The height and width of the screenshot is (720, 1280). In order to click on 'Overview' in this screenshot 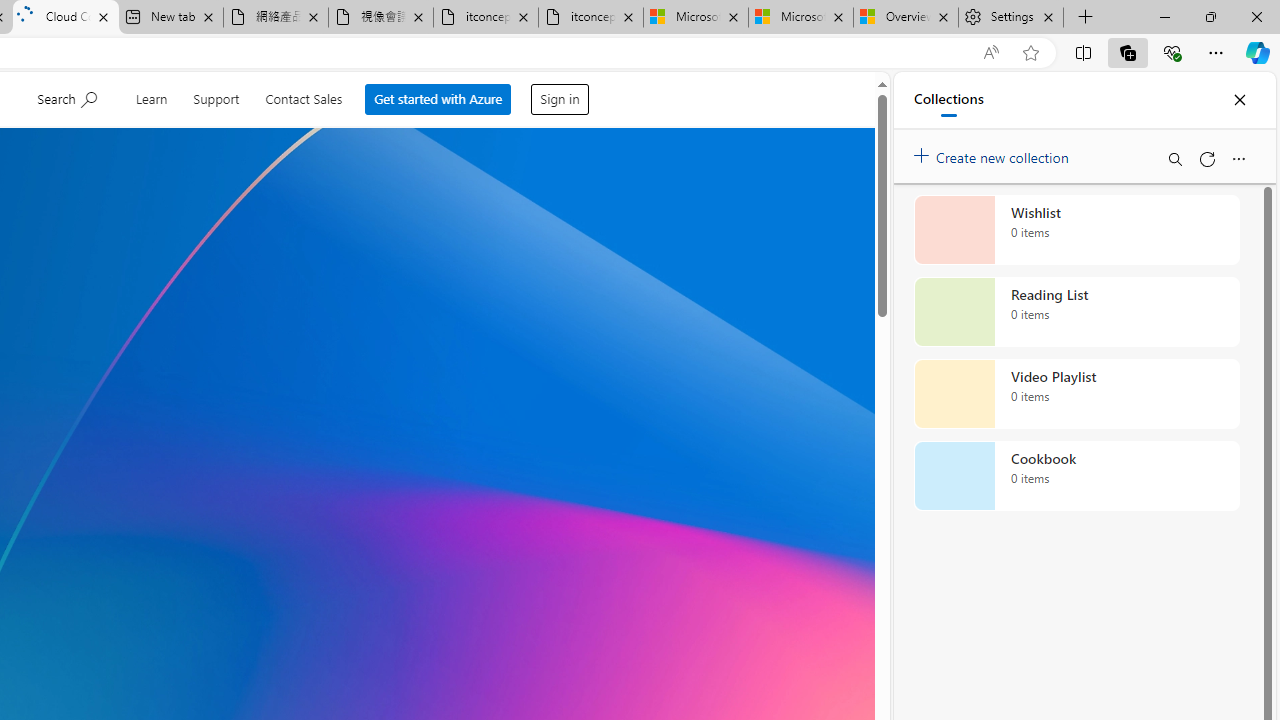, I will do `click(904, 17)`.